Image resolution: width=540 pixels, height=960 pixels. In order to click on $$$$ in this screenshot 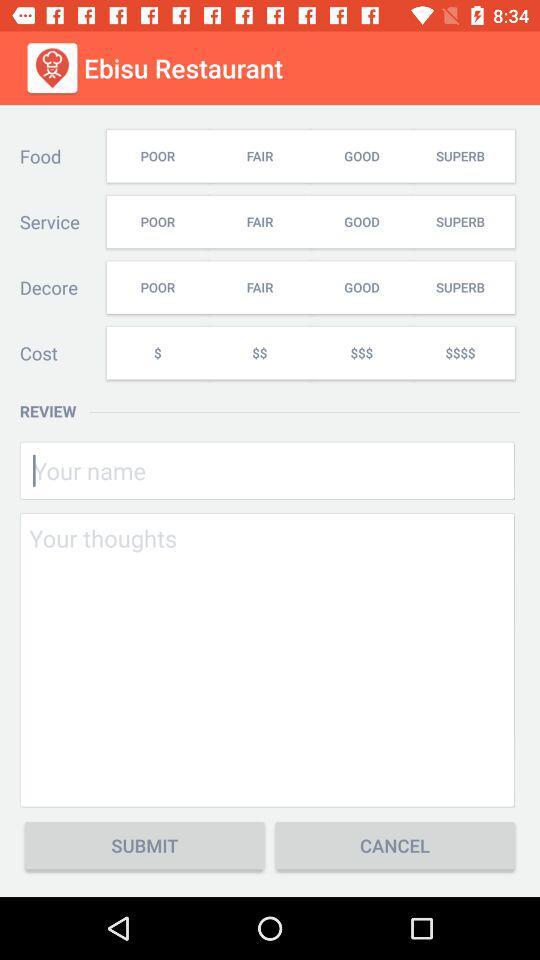, I will do `click(463, 353)`.